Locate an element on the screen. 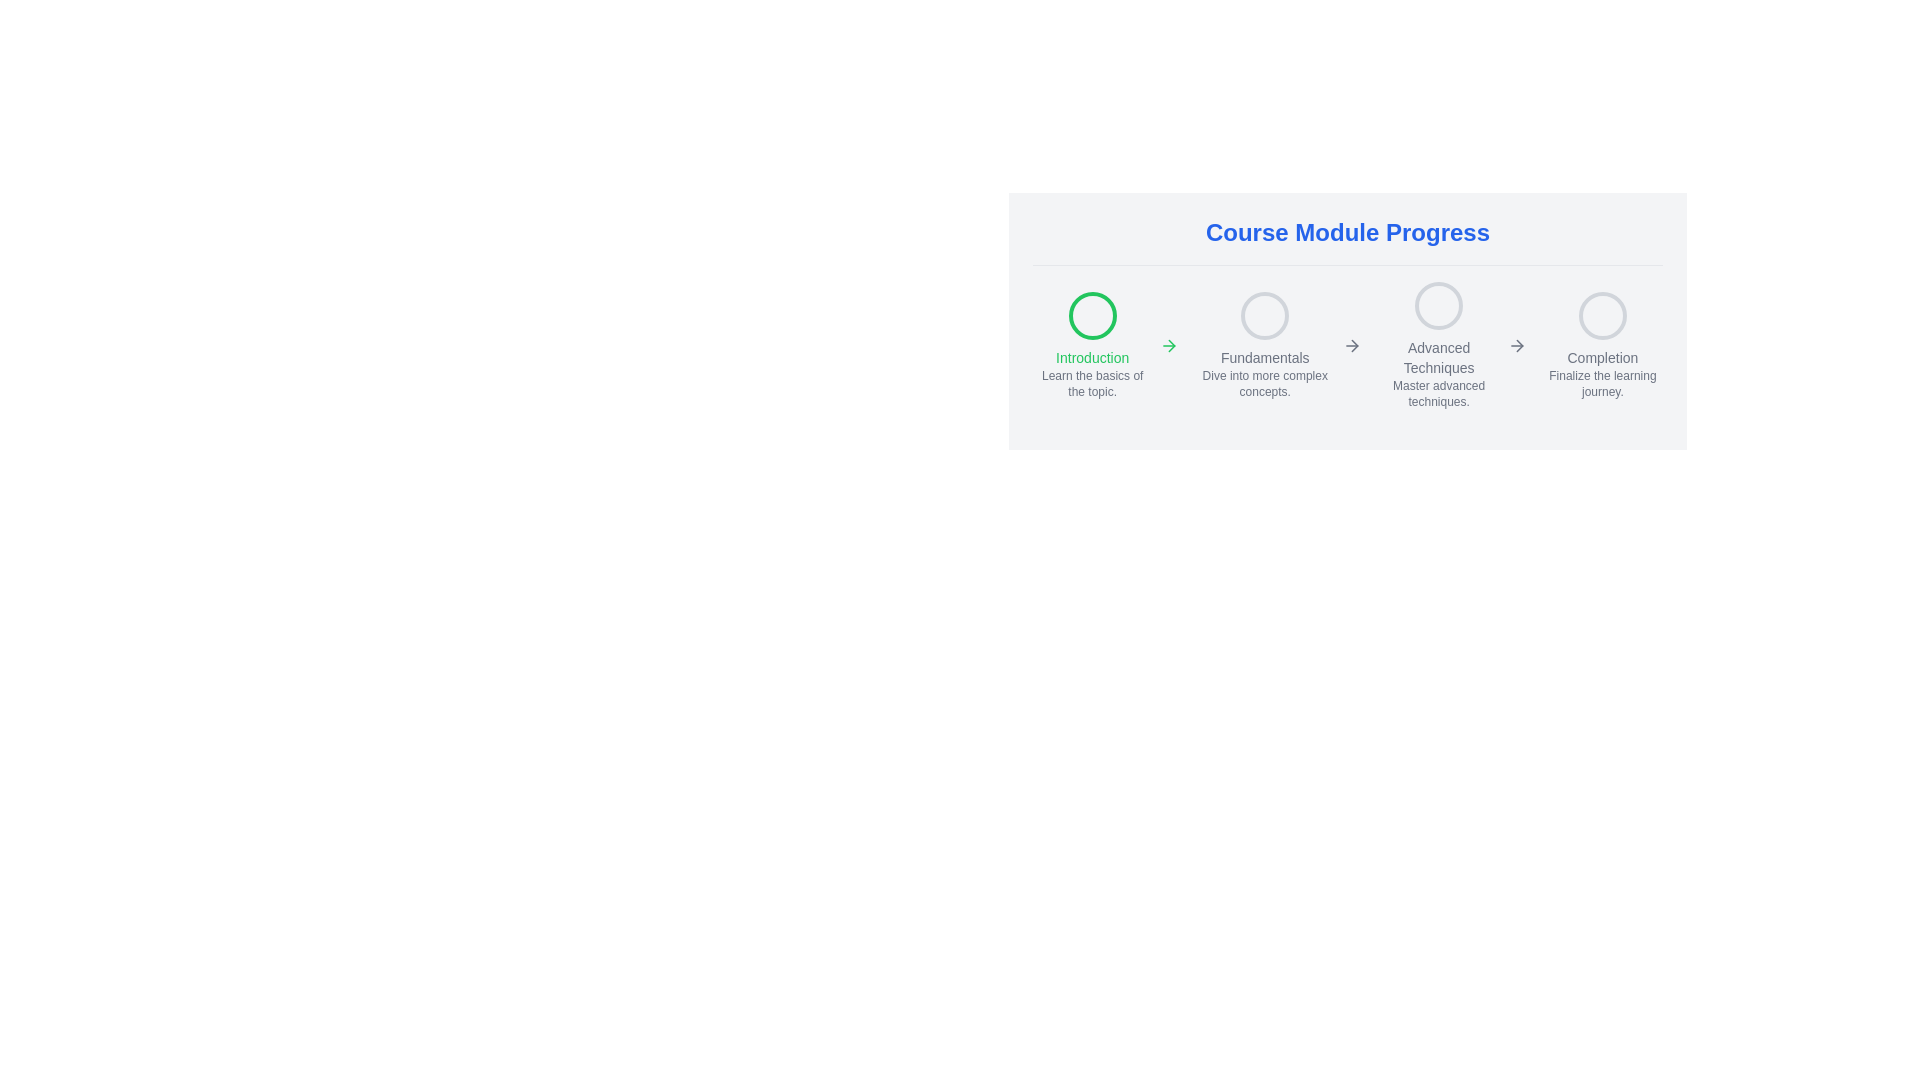 The image size is (1920, 1080). the 'Fundamentals' informational module step, which is the second in a horizontal sequence of modules is located at coordinates (1264, 345).